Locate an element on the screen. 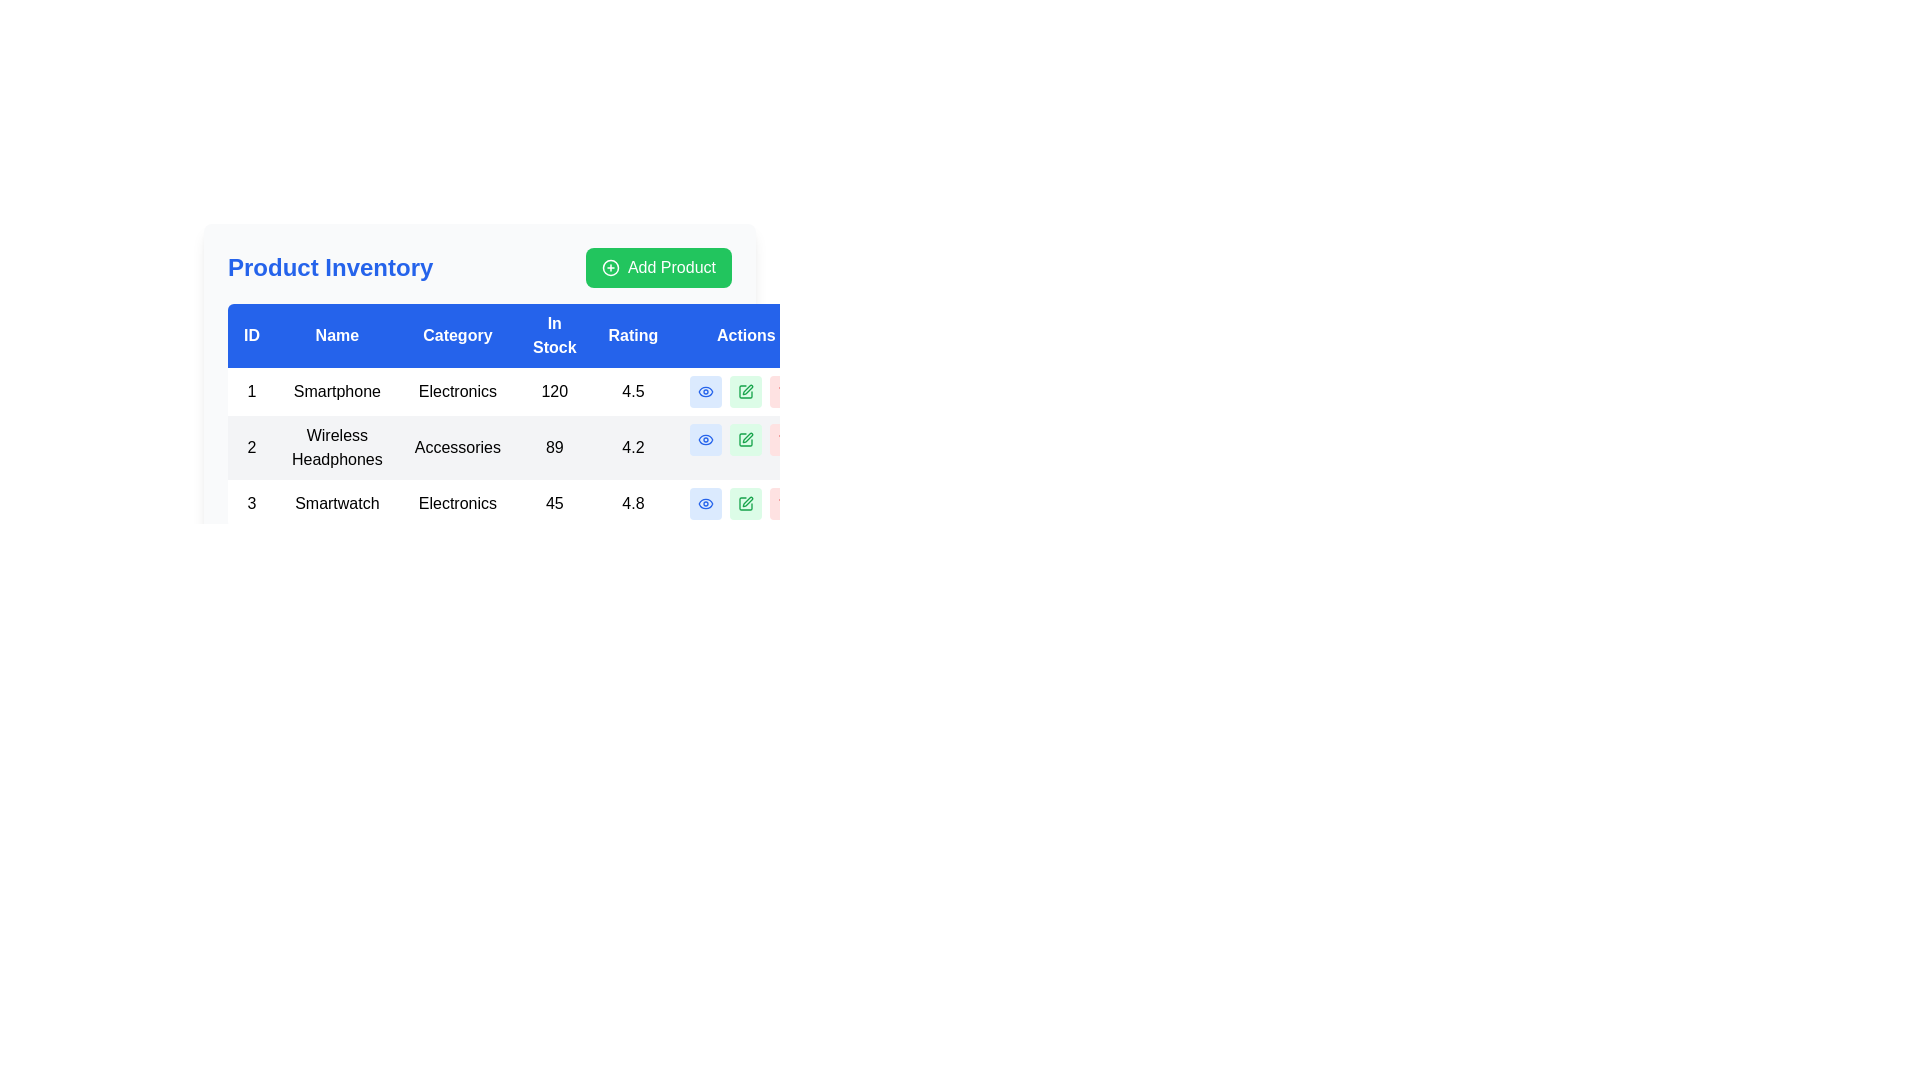 The width and height of the screenshot is (1920, 1080). the green rounded square button with a pencil icon in the 'Actions' column of the first row in the 'Product Inventory' table is located at coordinates (745, 392).